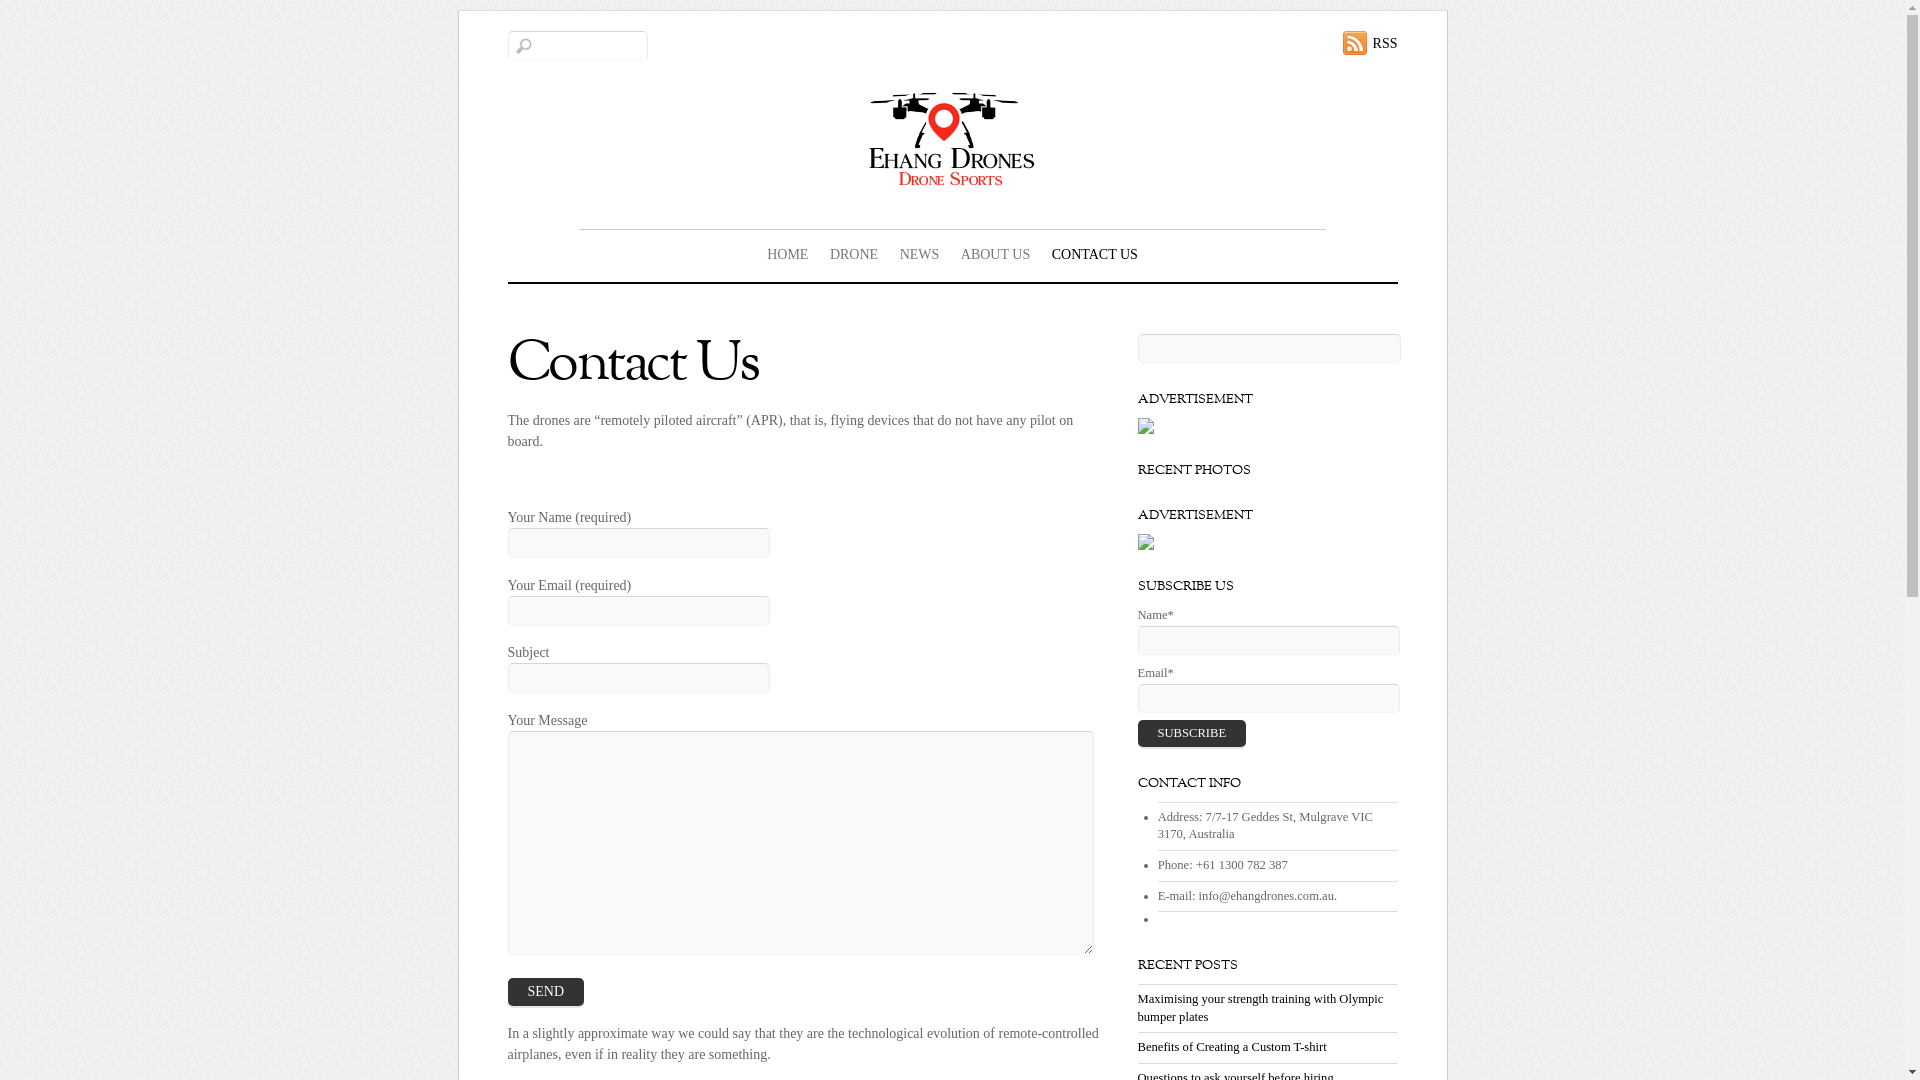 This screenshot has height=1080, width=1920. Describe the element at coordinates (1093, 253) in the screenshot. I see `'CONTACT US'` at that location.